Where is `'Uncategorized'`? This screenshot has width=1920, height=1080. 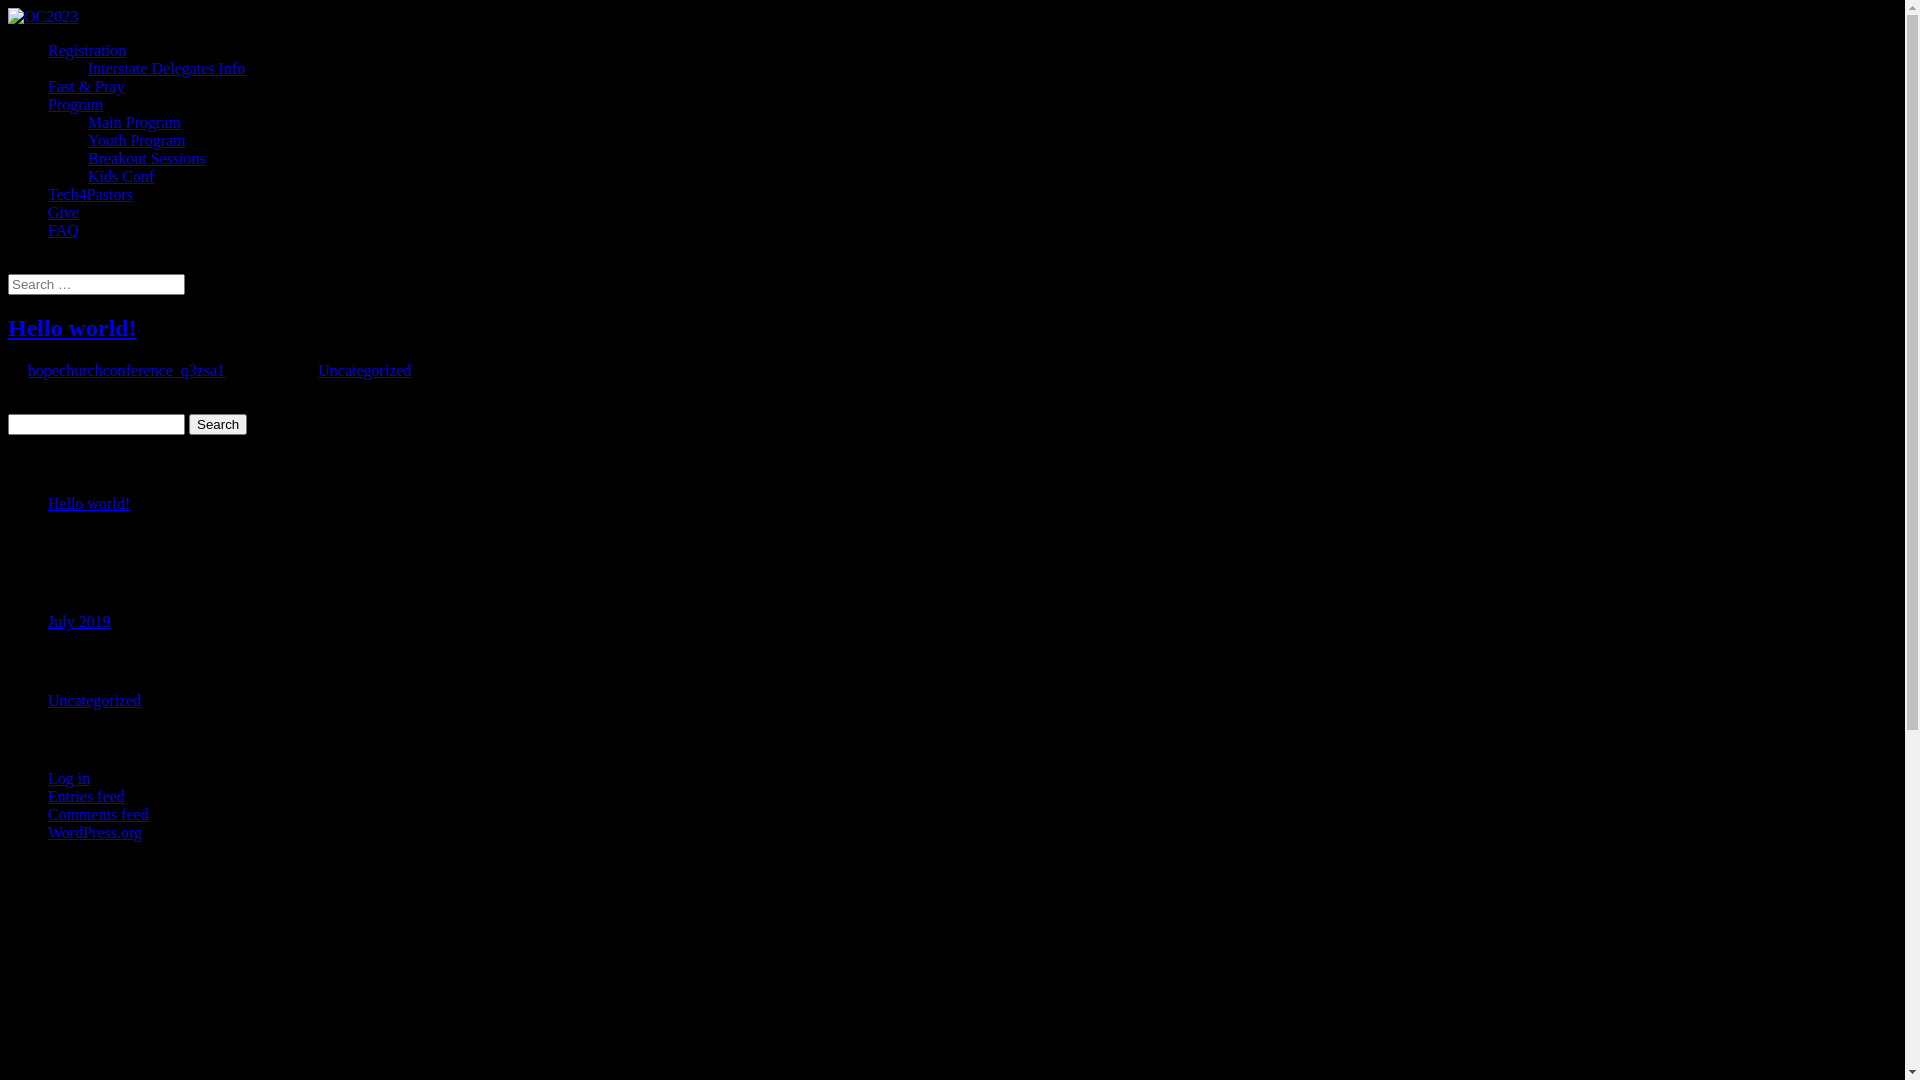
'Uncategorized' is located at coordinates (316, 370).